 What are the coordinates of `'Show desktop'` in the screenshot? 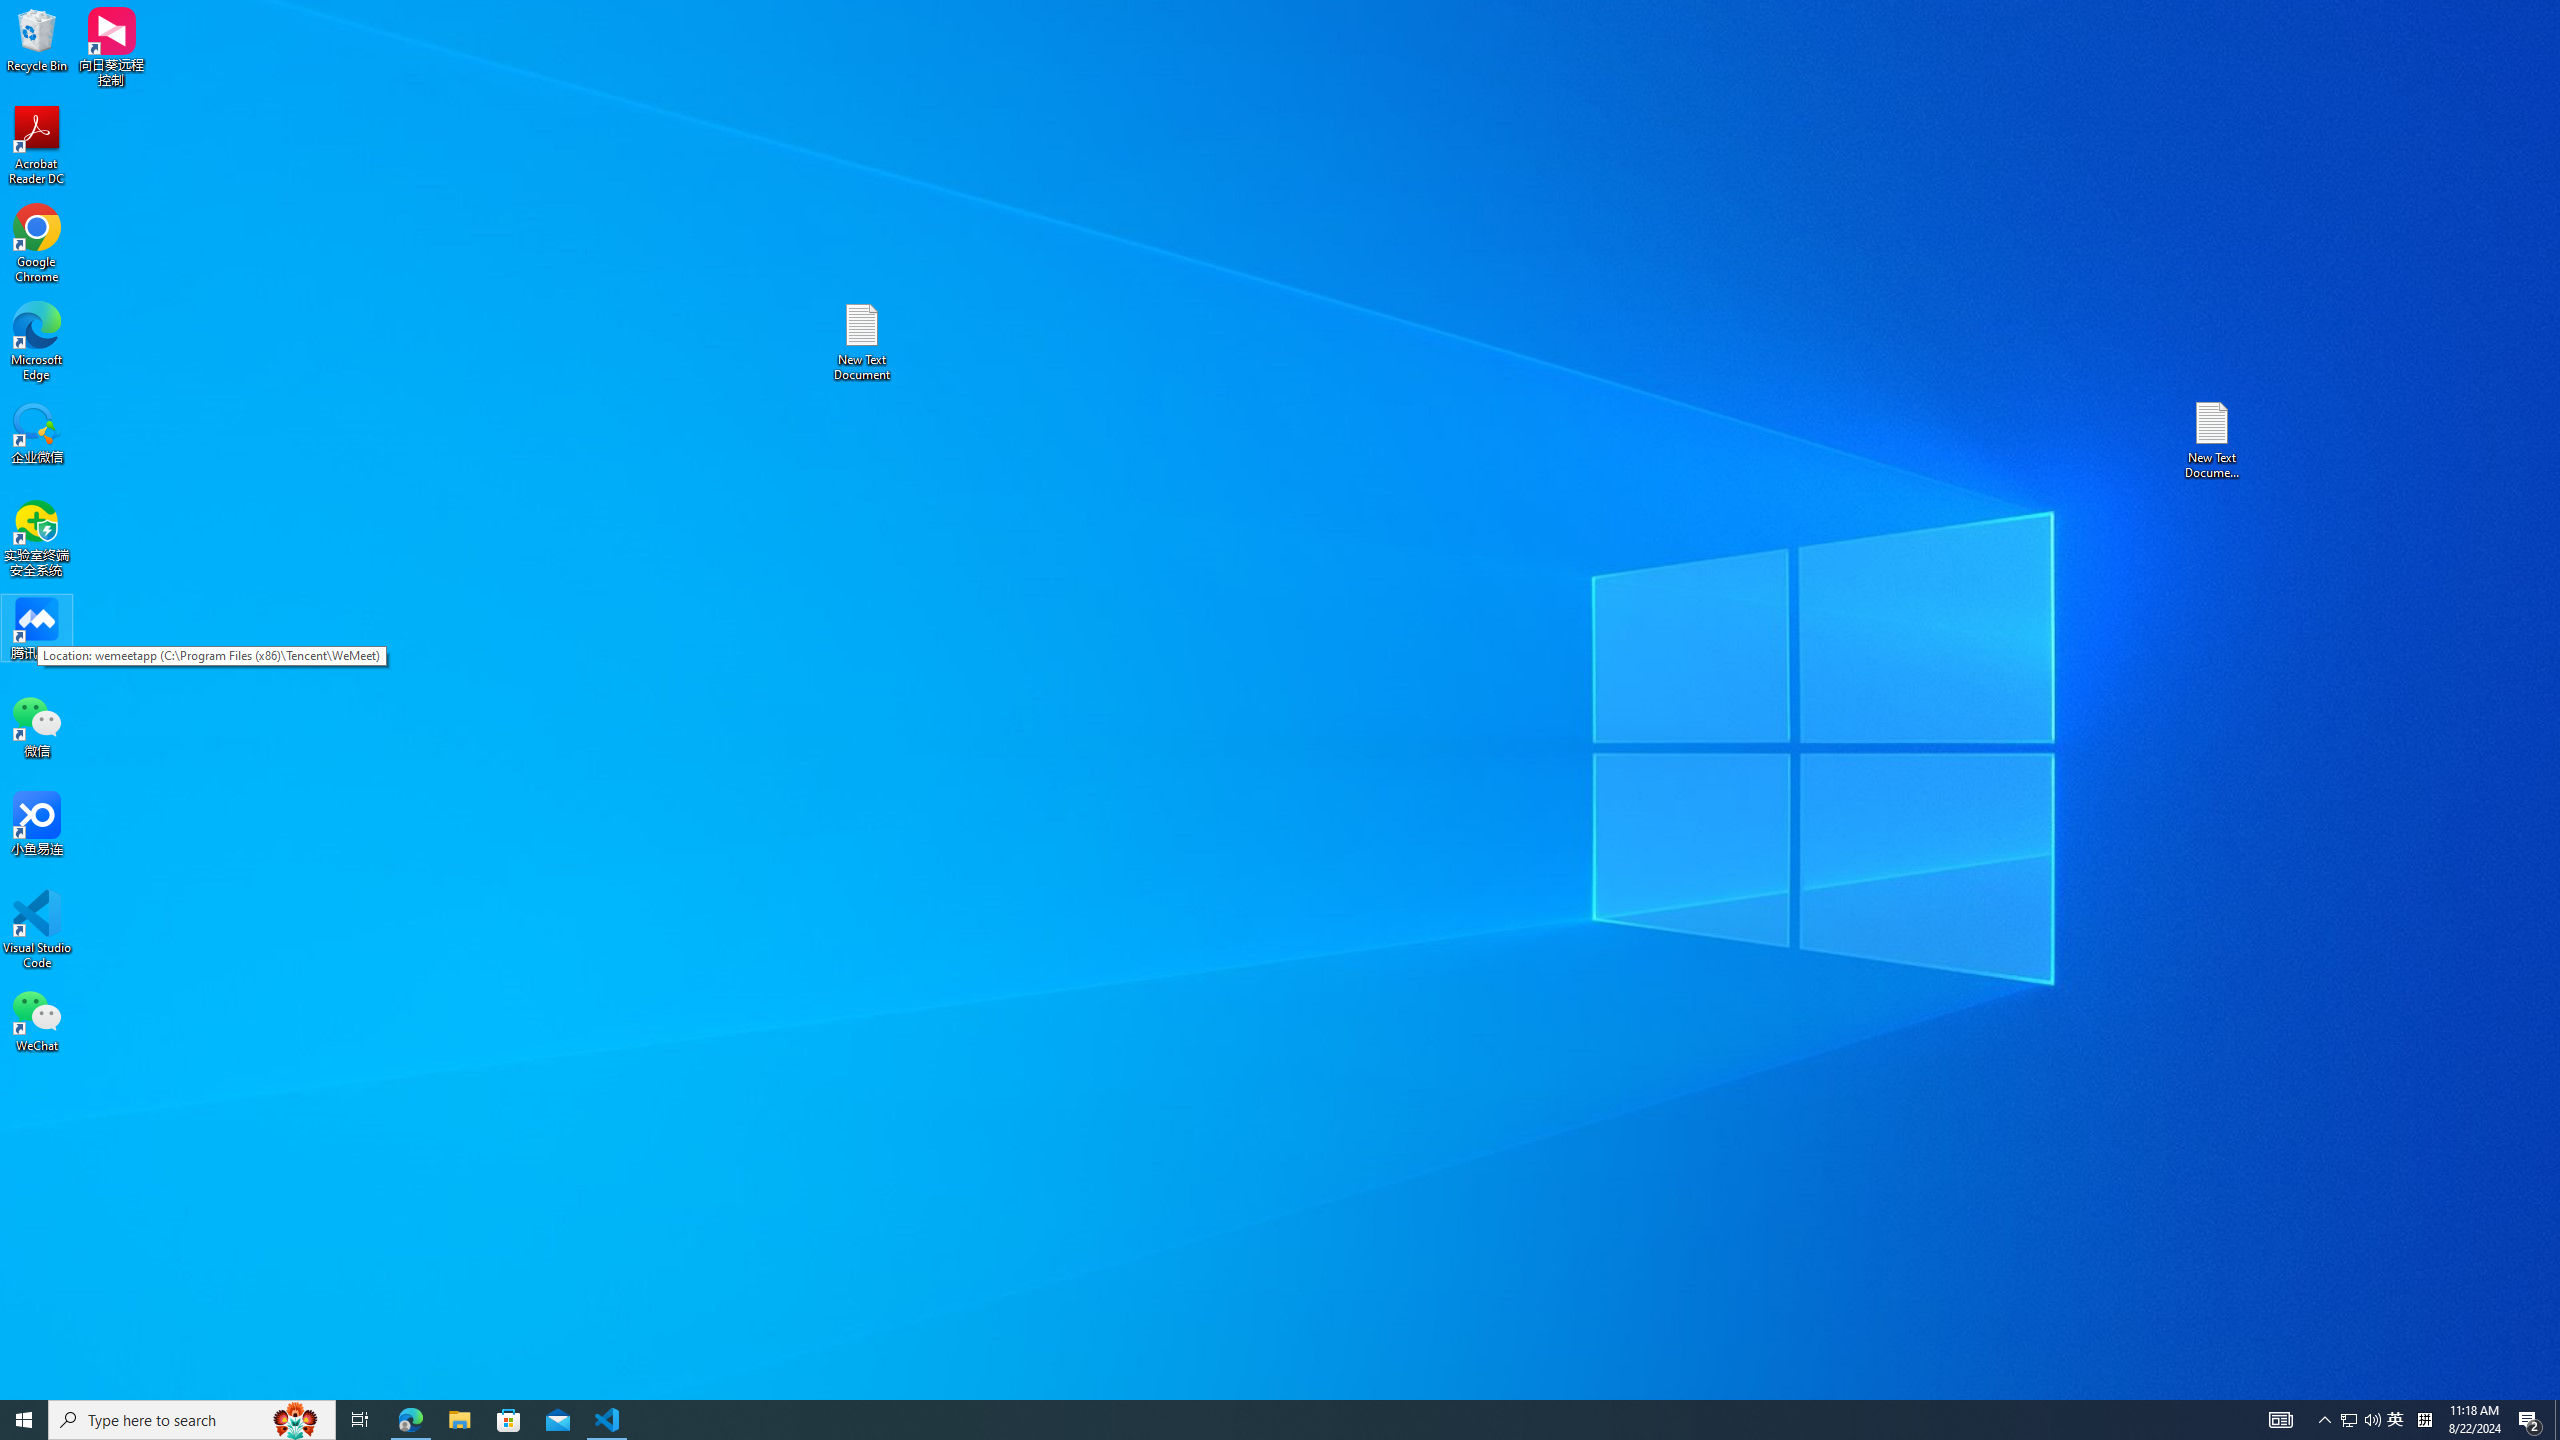 It's located at (2556, 1418).